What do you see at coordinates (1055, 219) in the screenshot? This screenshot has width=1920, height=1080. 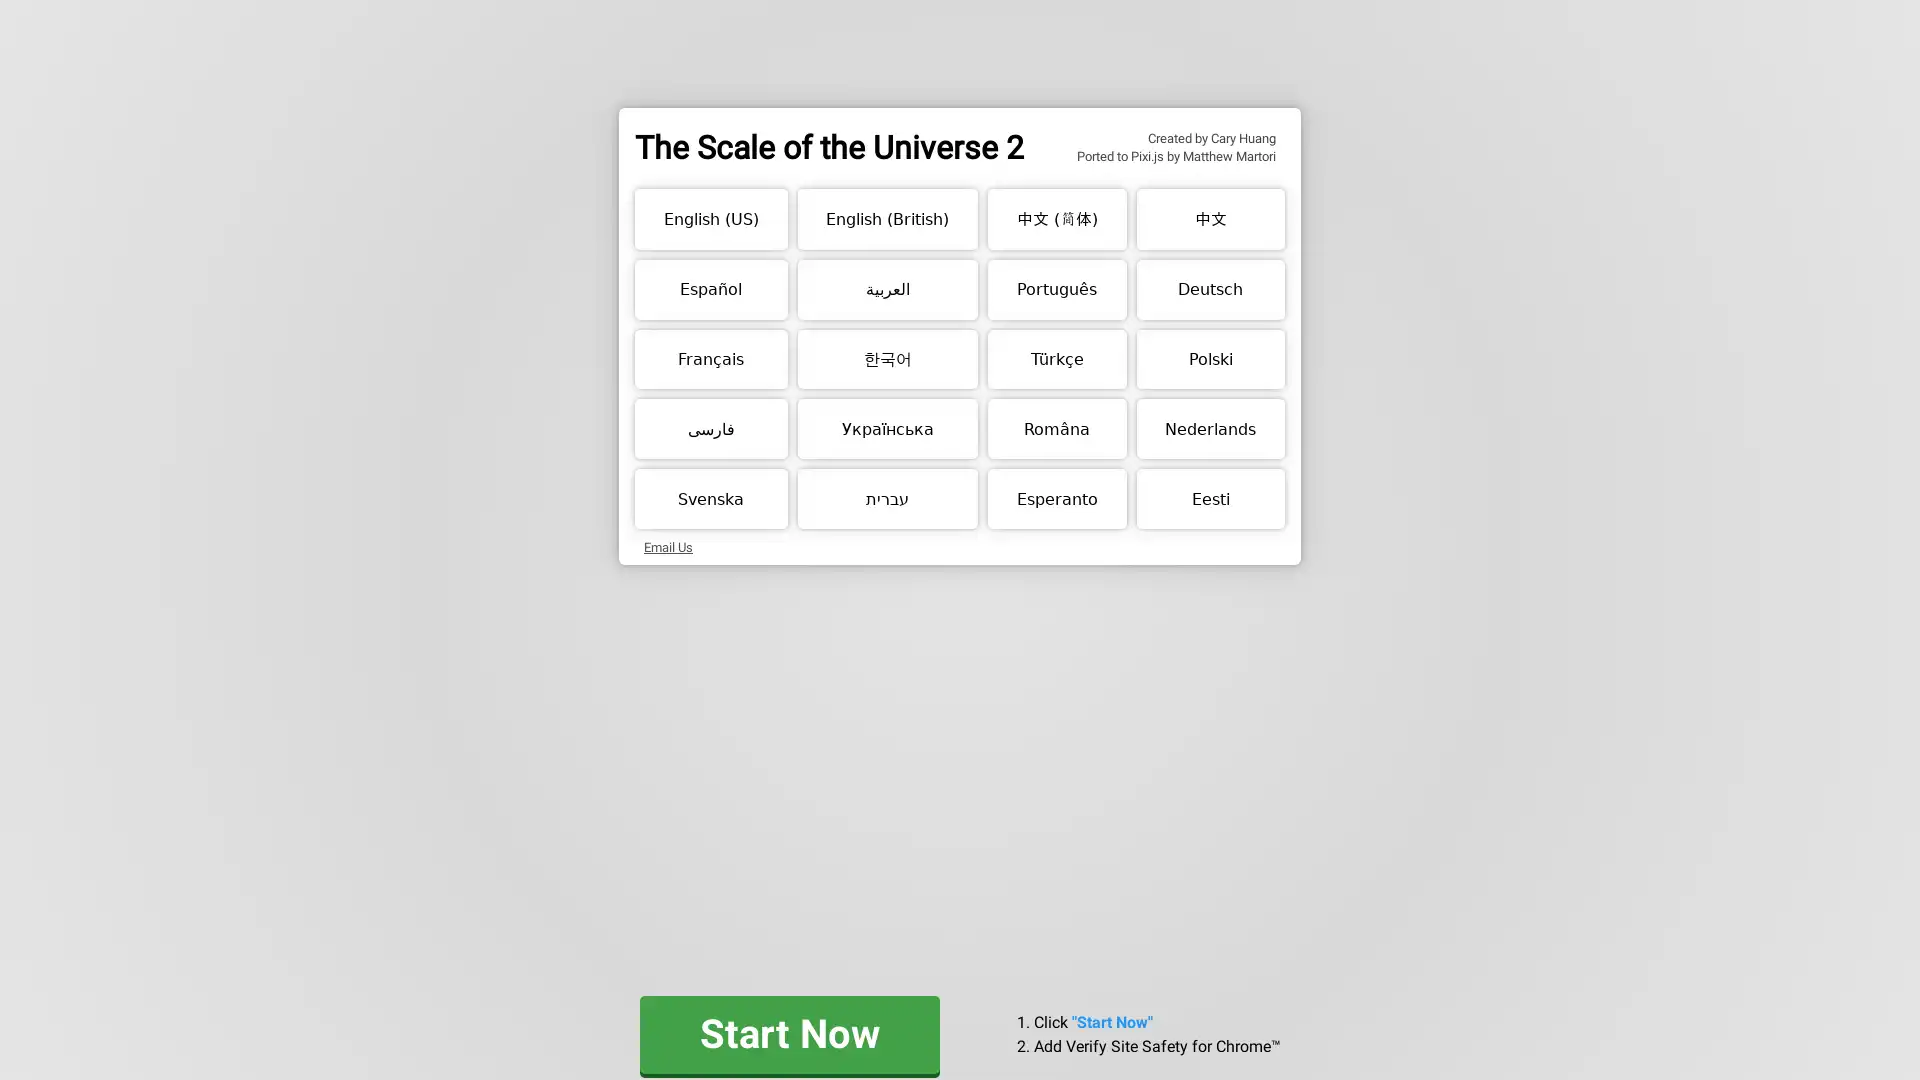 I see `()` at bounding box center [1055, 219].